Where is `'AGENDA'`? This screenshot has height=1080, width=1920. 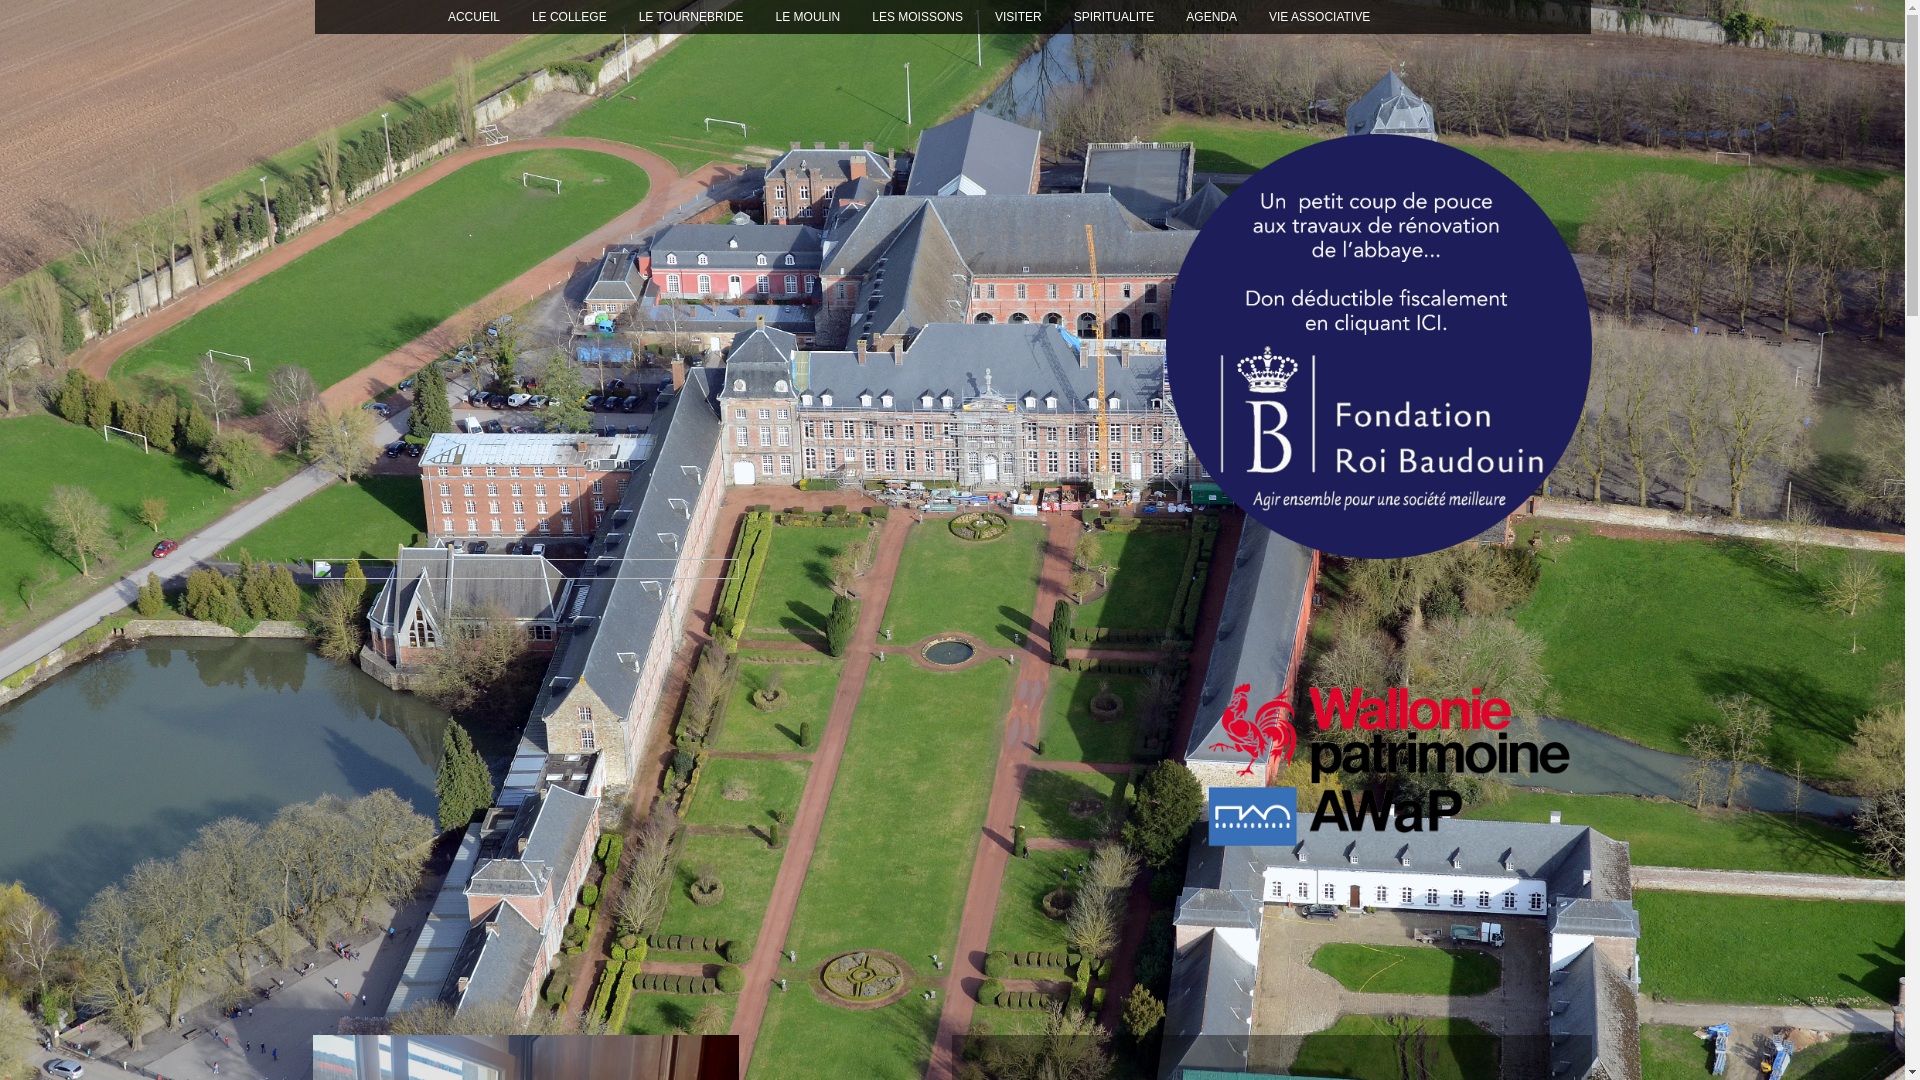
'AGENDA' is located at coordinates (1210, 16).